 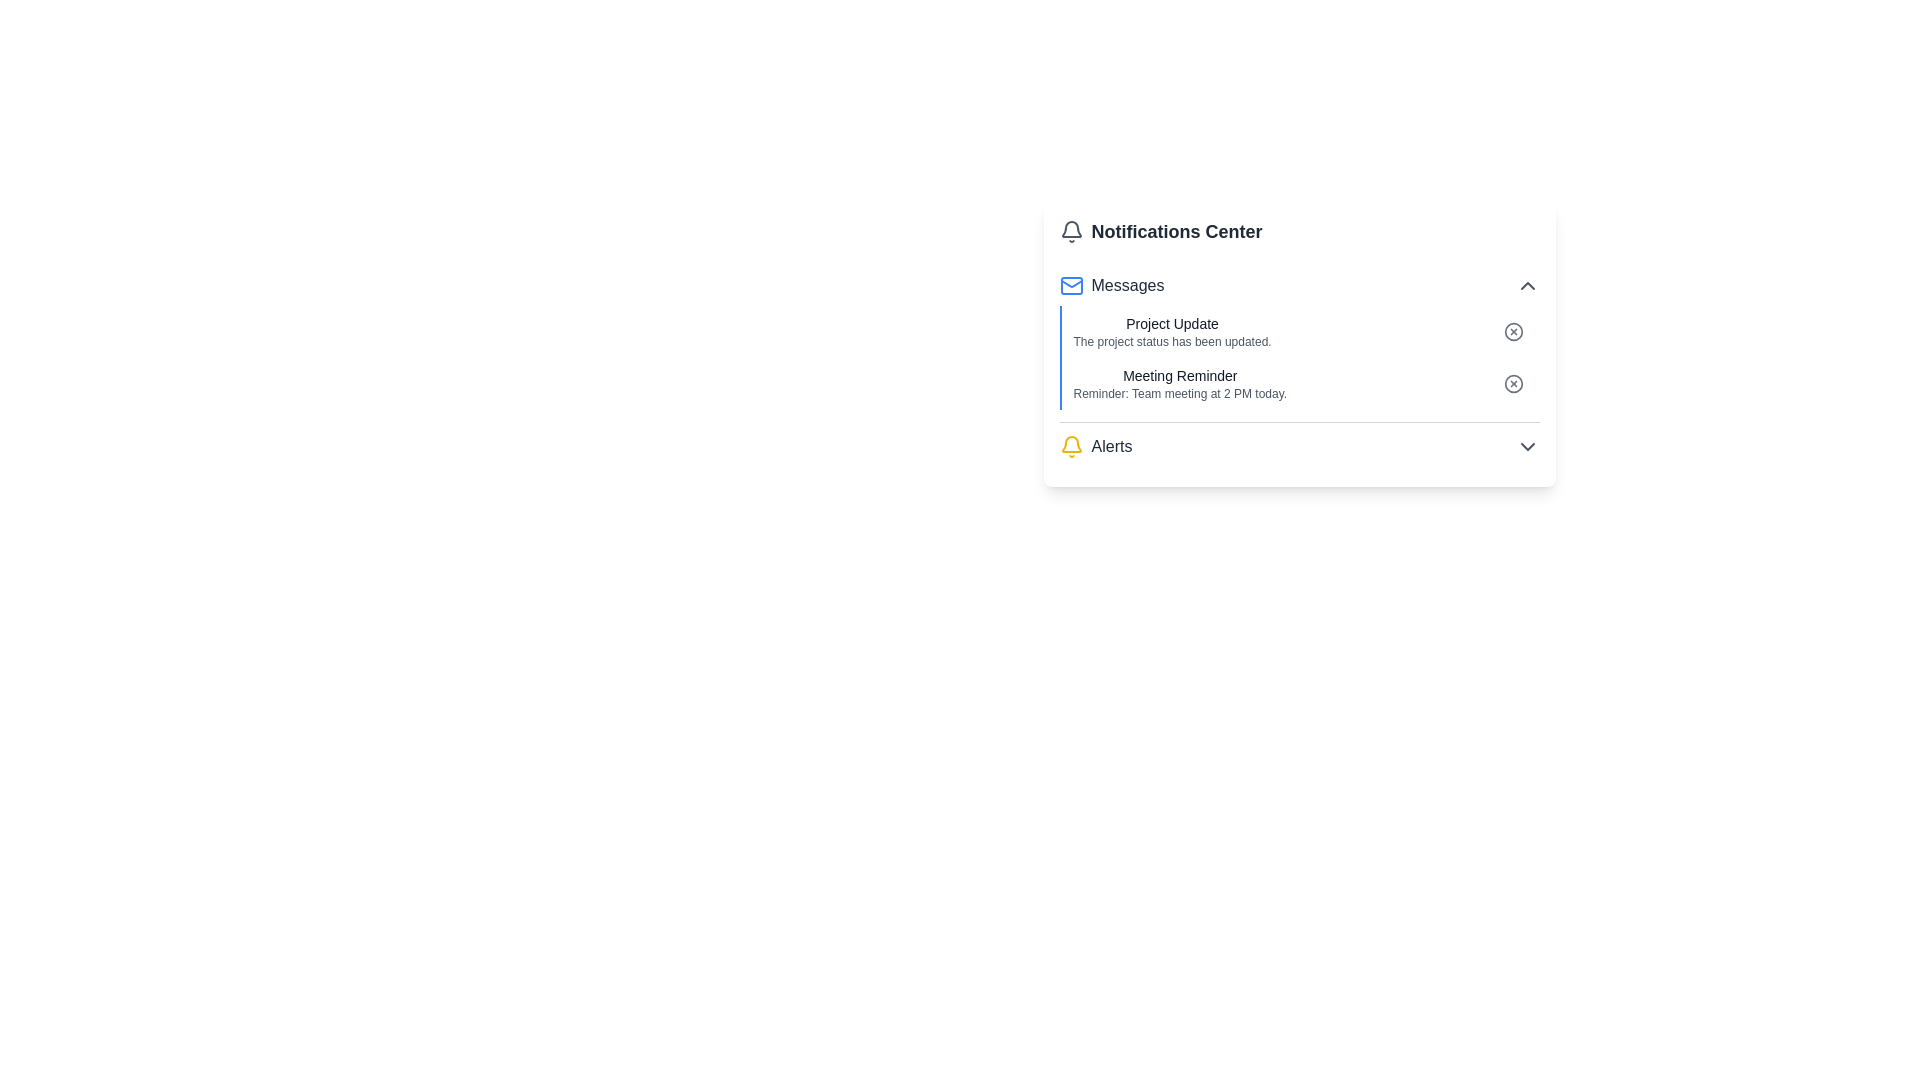 I want to click on the 'Messages' section label in the notification panel, which includes an icon and text, serving as a visual identifier for message-related notifications, so click(x=1110, y=285).